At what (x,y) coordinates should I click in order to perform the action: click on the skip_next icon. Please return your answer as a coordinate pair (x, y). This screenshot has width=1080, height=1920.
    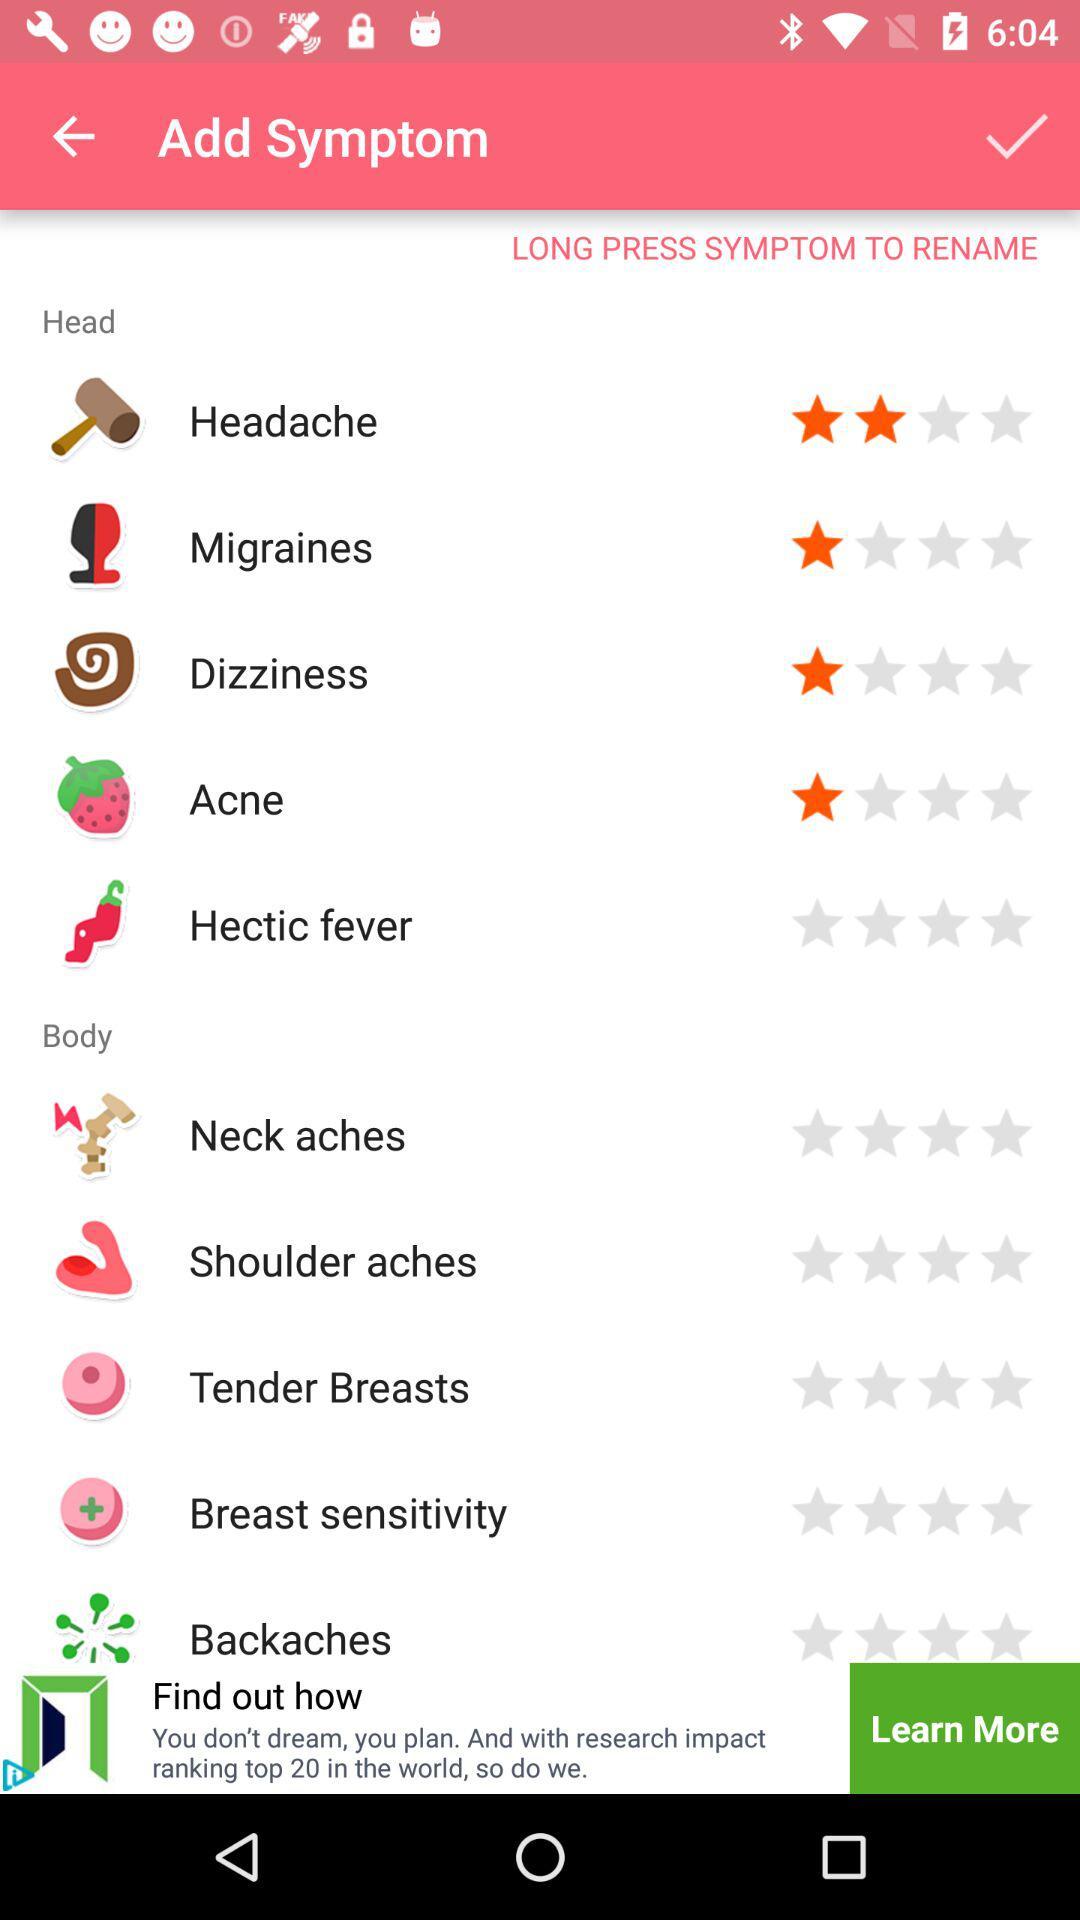
    Looking at the image, I should click on (64, 1727).